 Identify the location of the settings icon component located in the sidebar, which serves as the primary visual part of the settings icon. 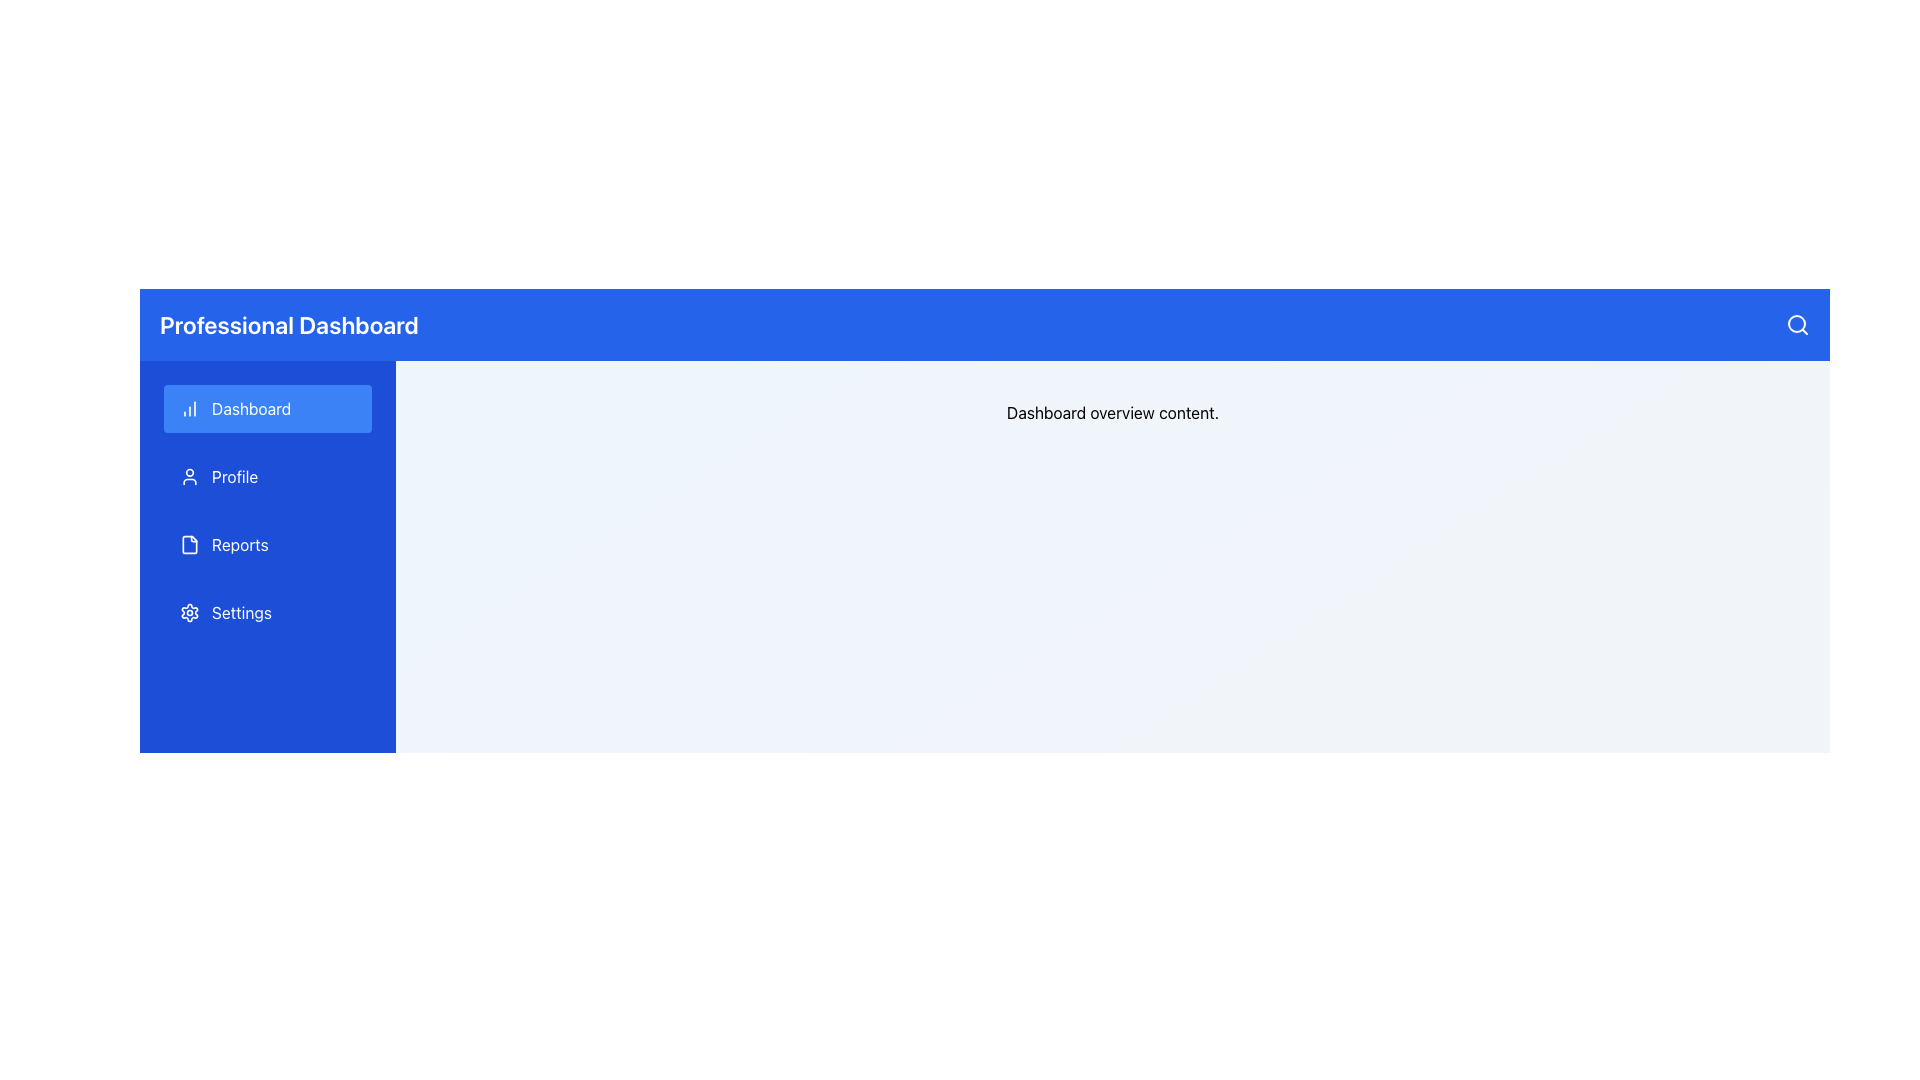
(190, 612).